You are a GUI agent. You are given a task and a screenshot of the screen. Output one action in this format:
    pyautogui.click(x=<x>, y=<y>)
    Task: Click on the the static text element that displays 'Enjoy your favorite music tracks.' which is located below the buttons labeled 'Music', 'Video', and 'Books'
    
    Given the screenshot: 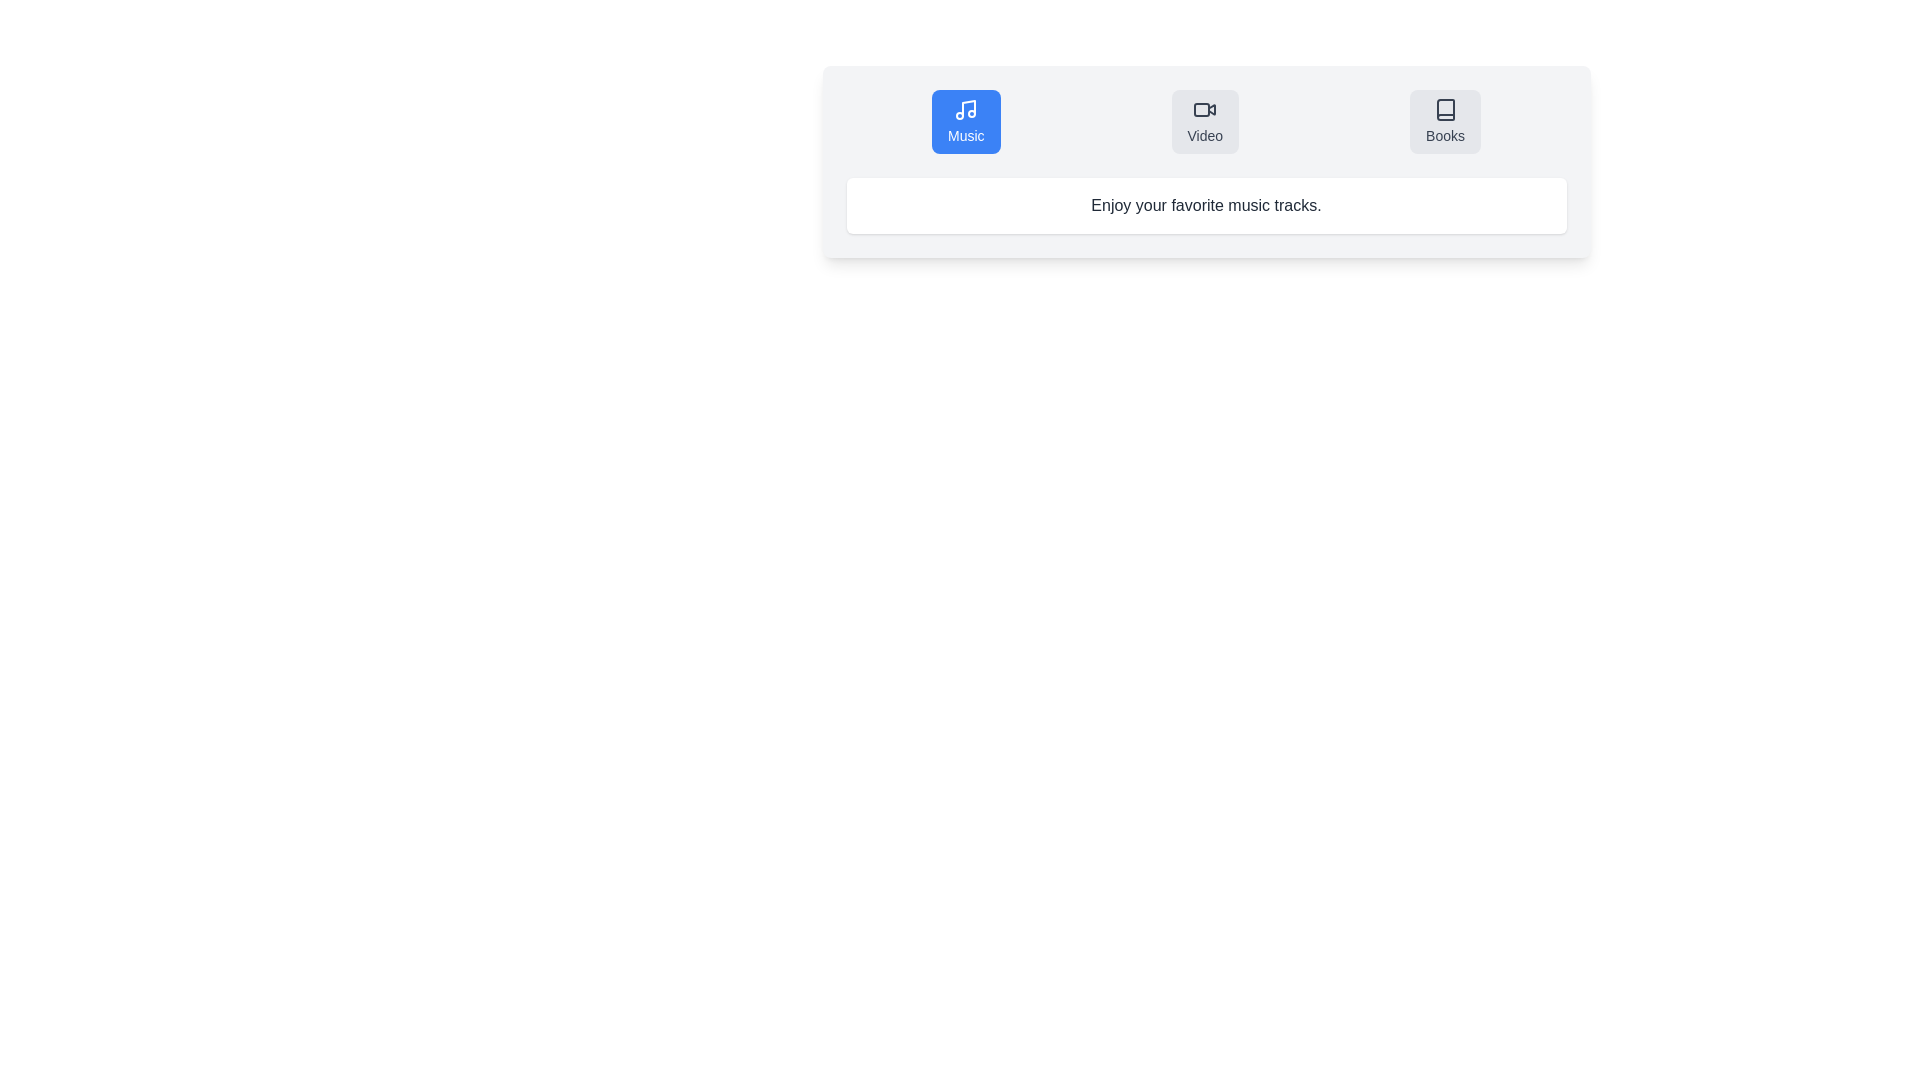 What is the action you would take?
    pyautogui.click(x=1205, y=205)
    